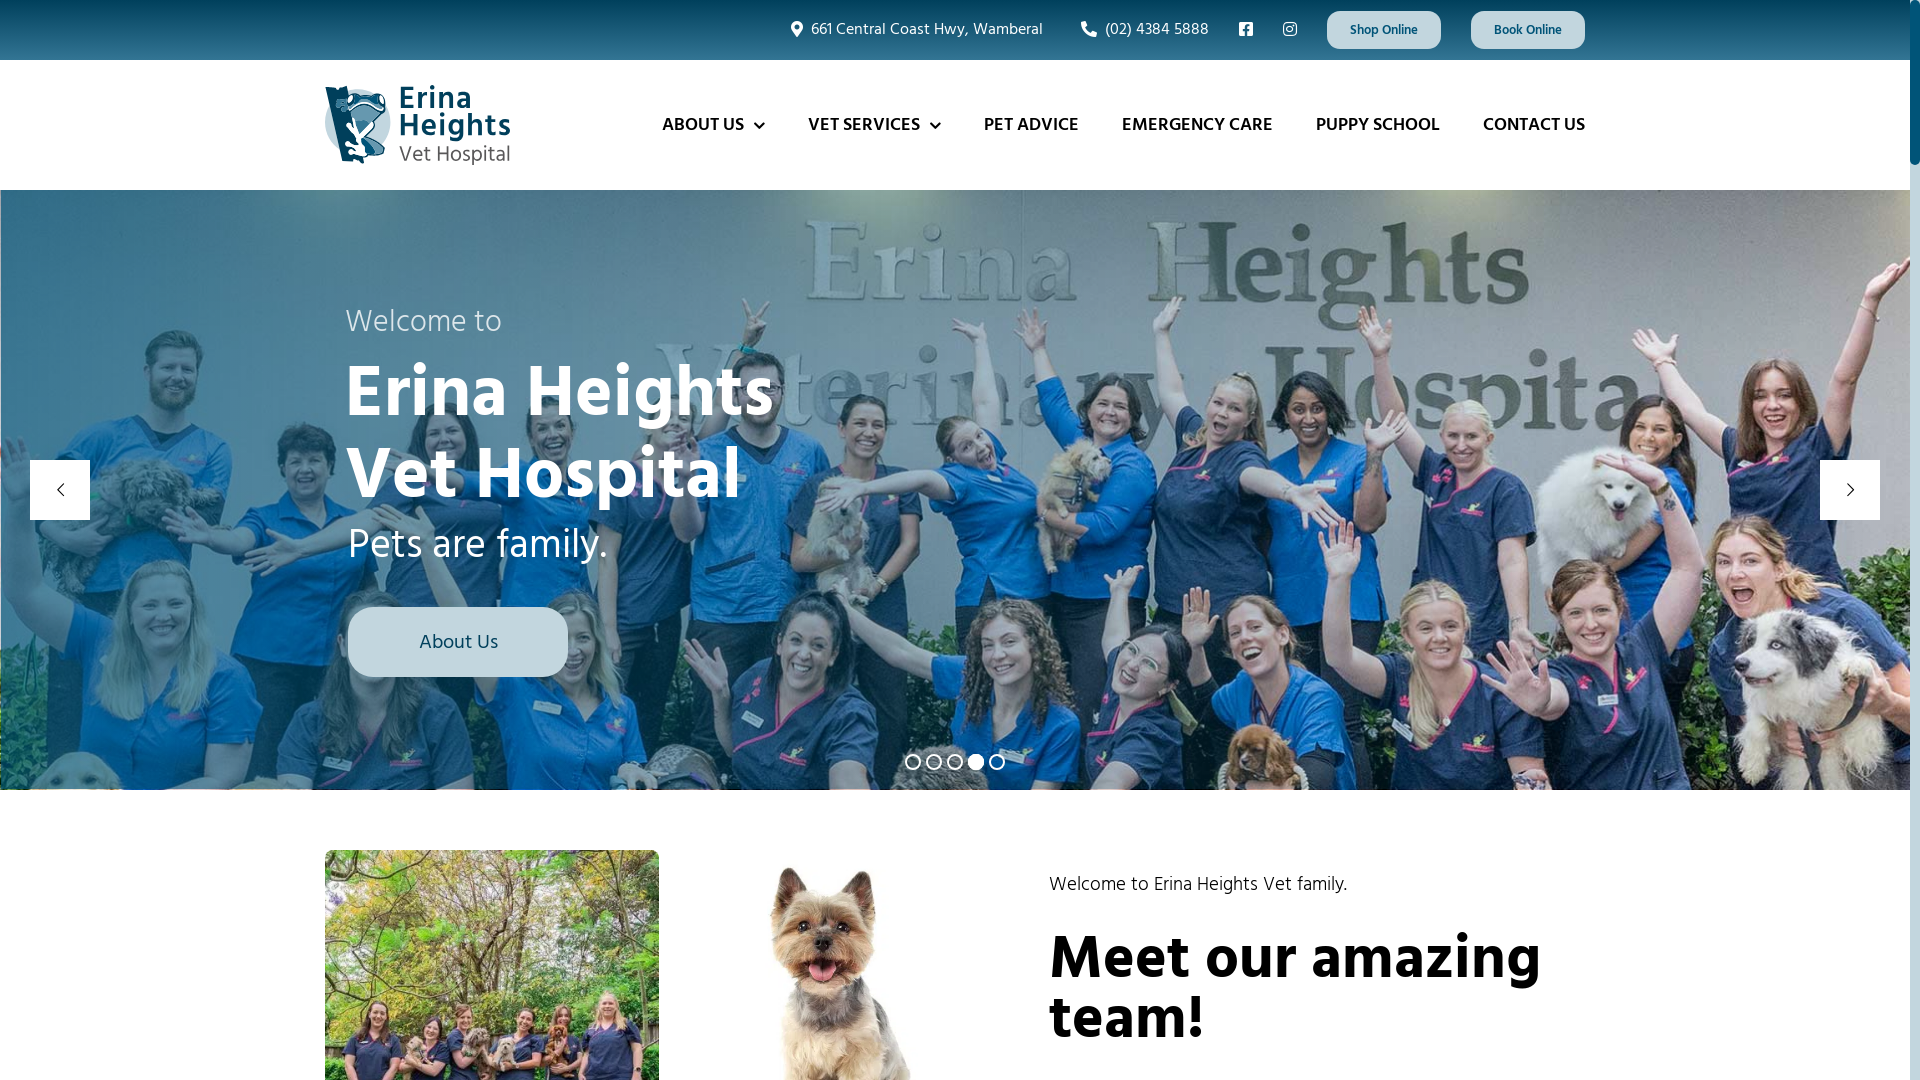 This screenshot has height=1080, width=1920. What do you see at coordinates (1031, 124) in the screenshot?
I see `'PET ADVICE'` at bounding box center [1031, 124].